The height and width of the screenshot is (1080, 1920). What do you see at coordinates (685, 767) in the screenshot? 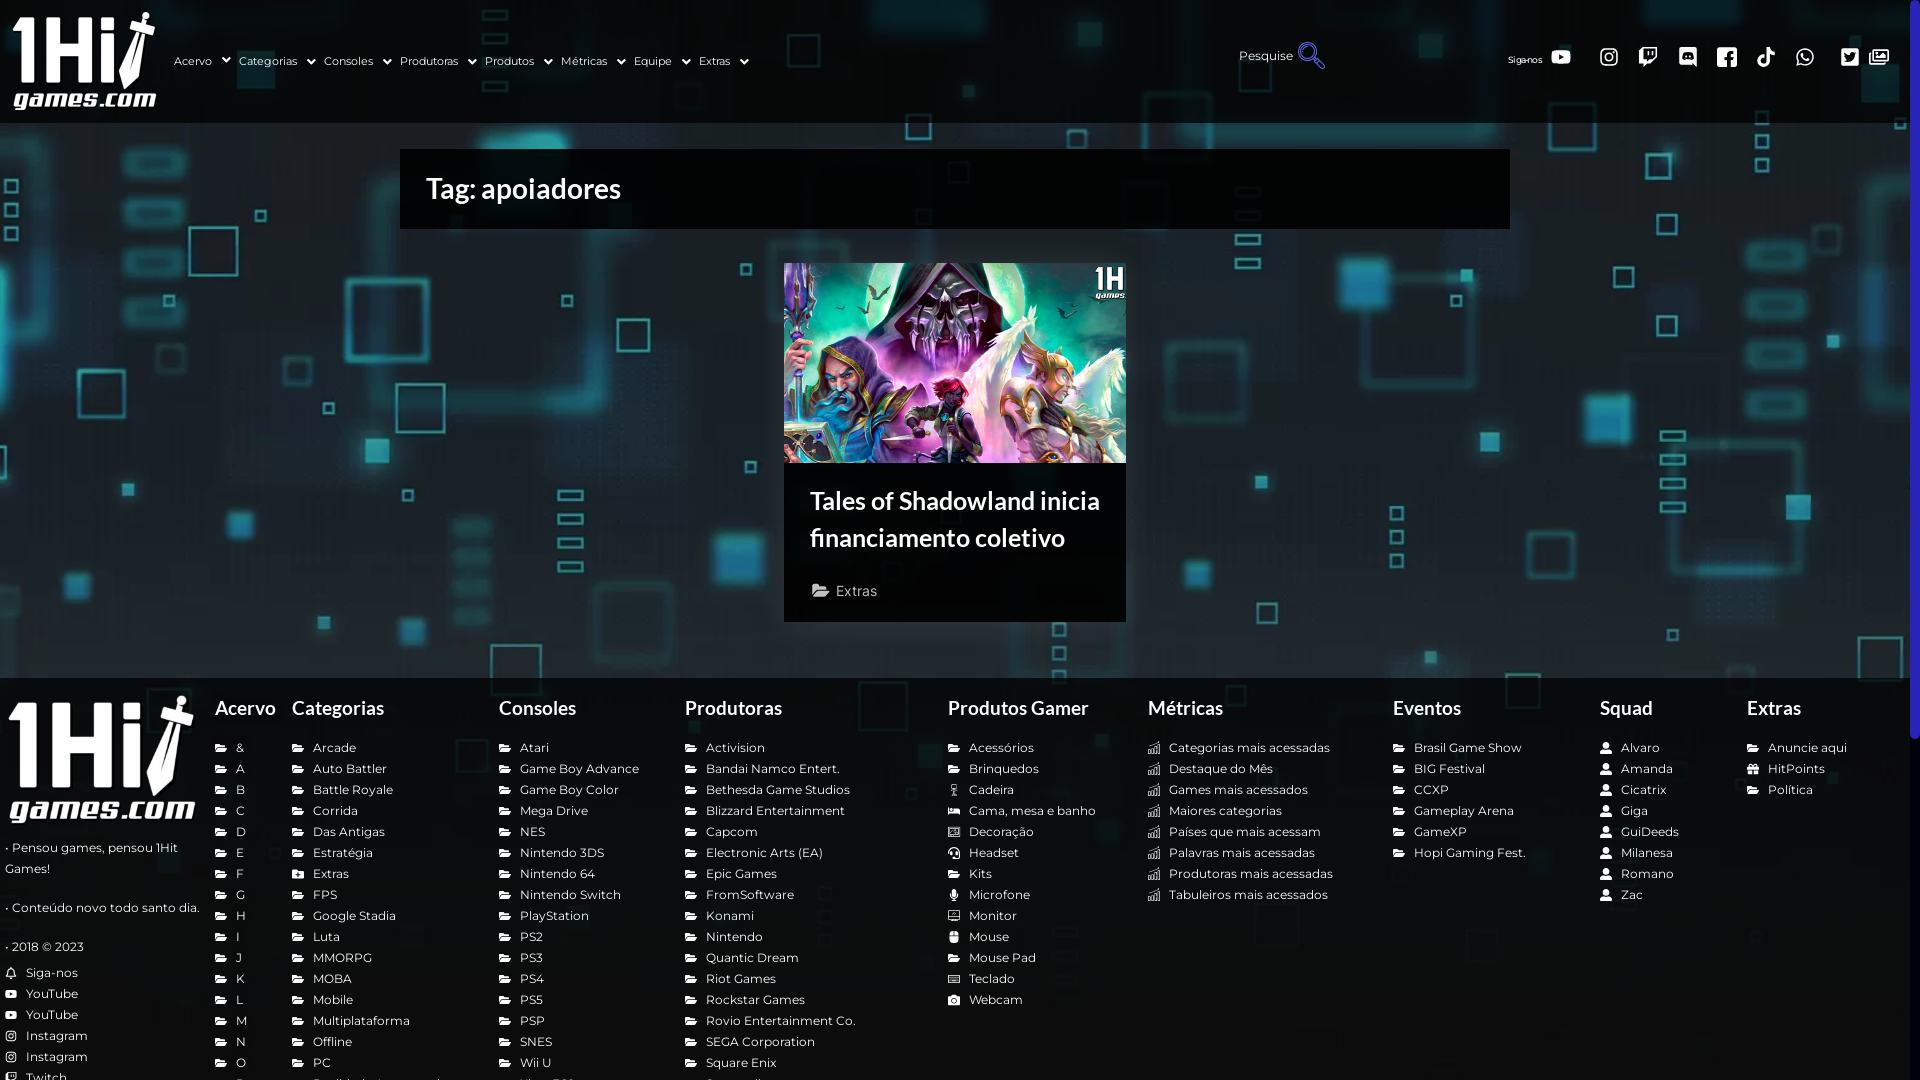
I see `'Bandai Namco Entert.'` at bounding box center [685, 767].